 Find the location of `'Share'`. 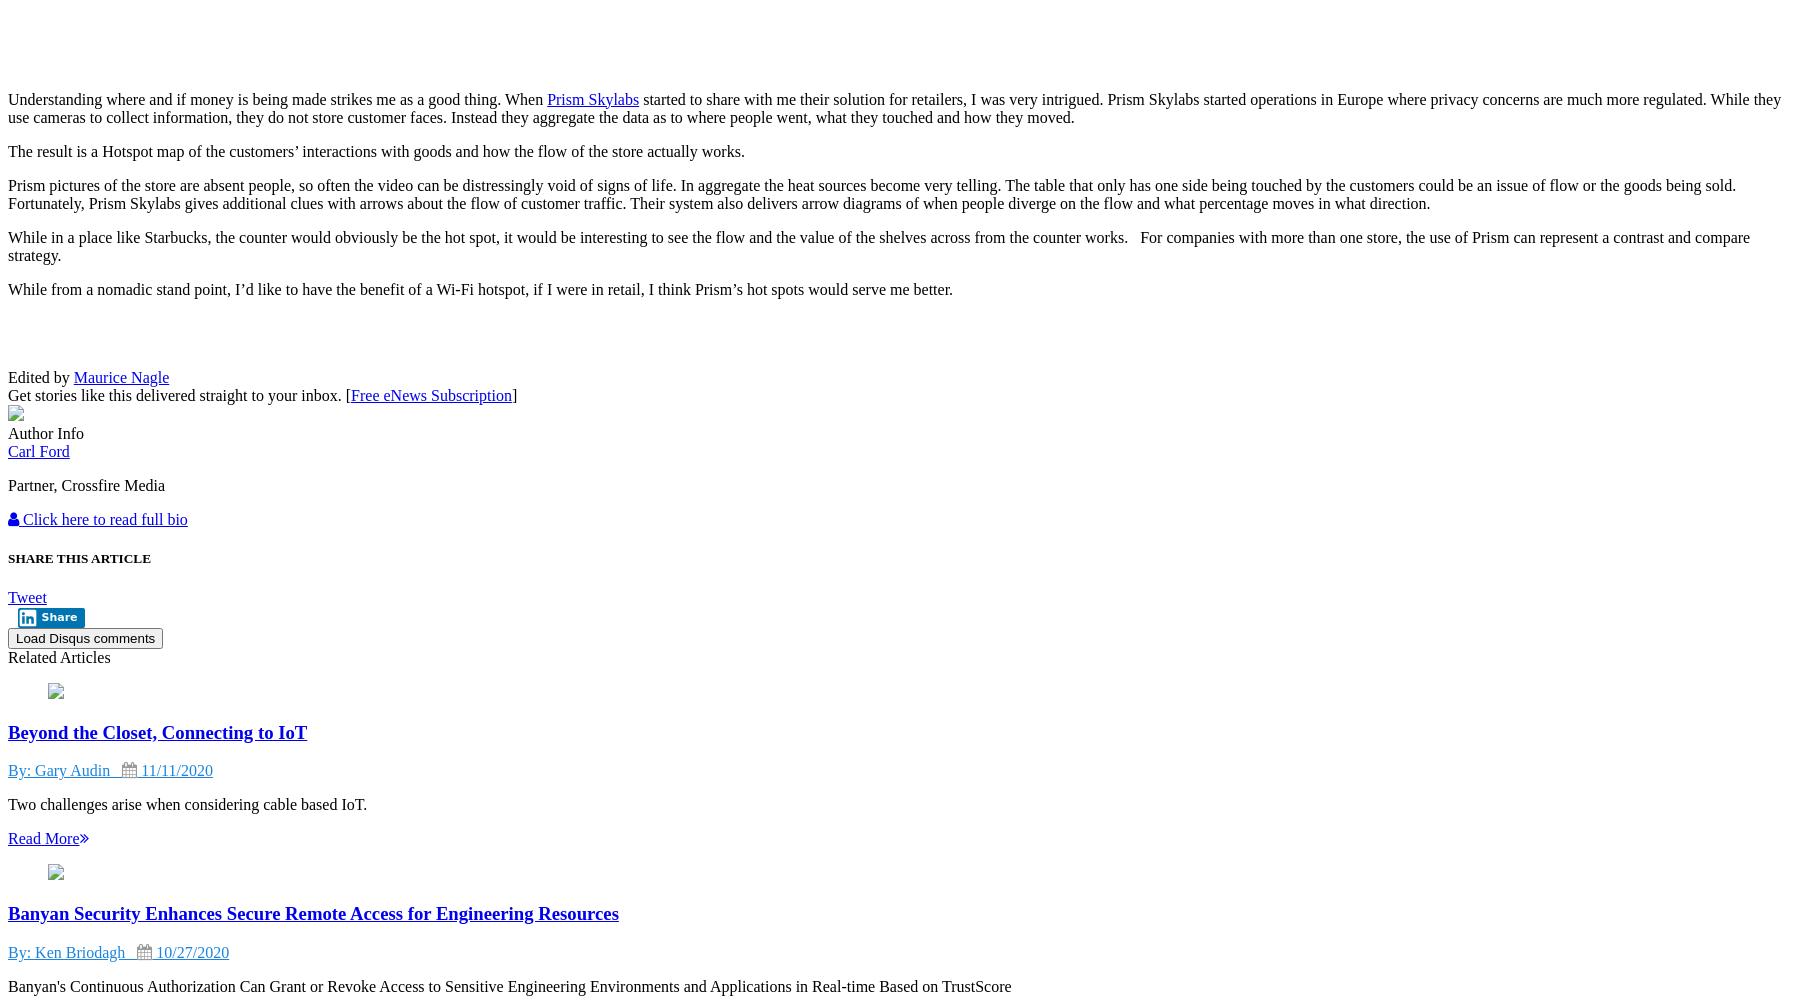

'Share' is located at coordinates (58, 616).